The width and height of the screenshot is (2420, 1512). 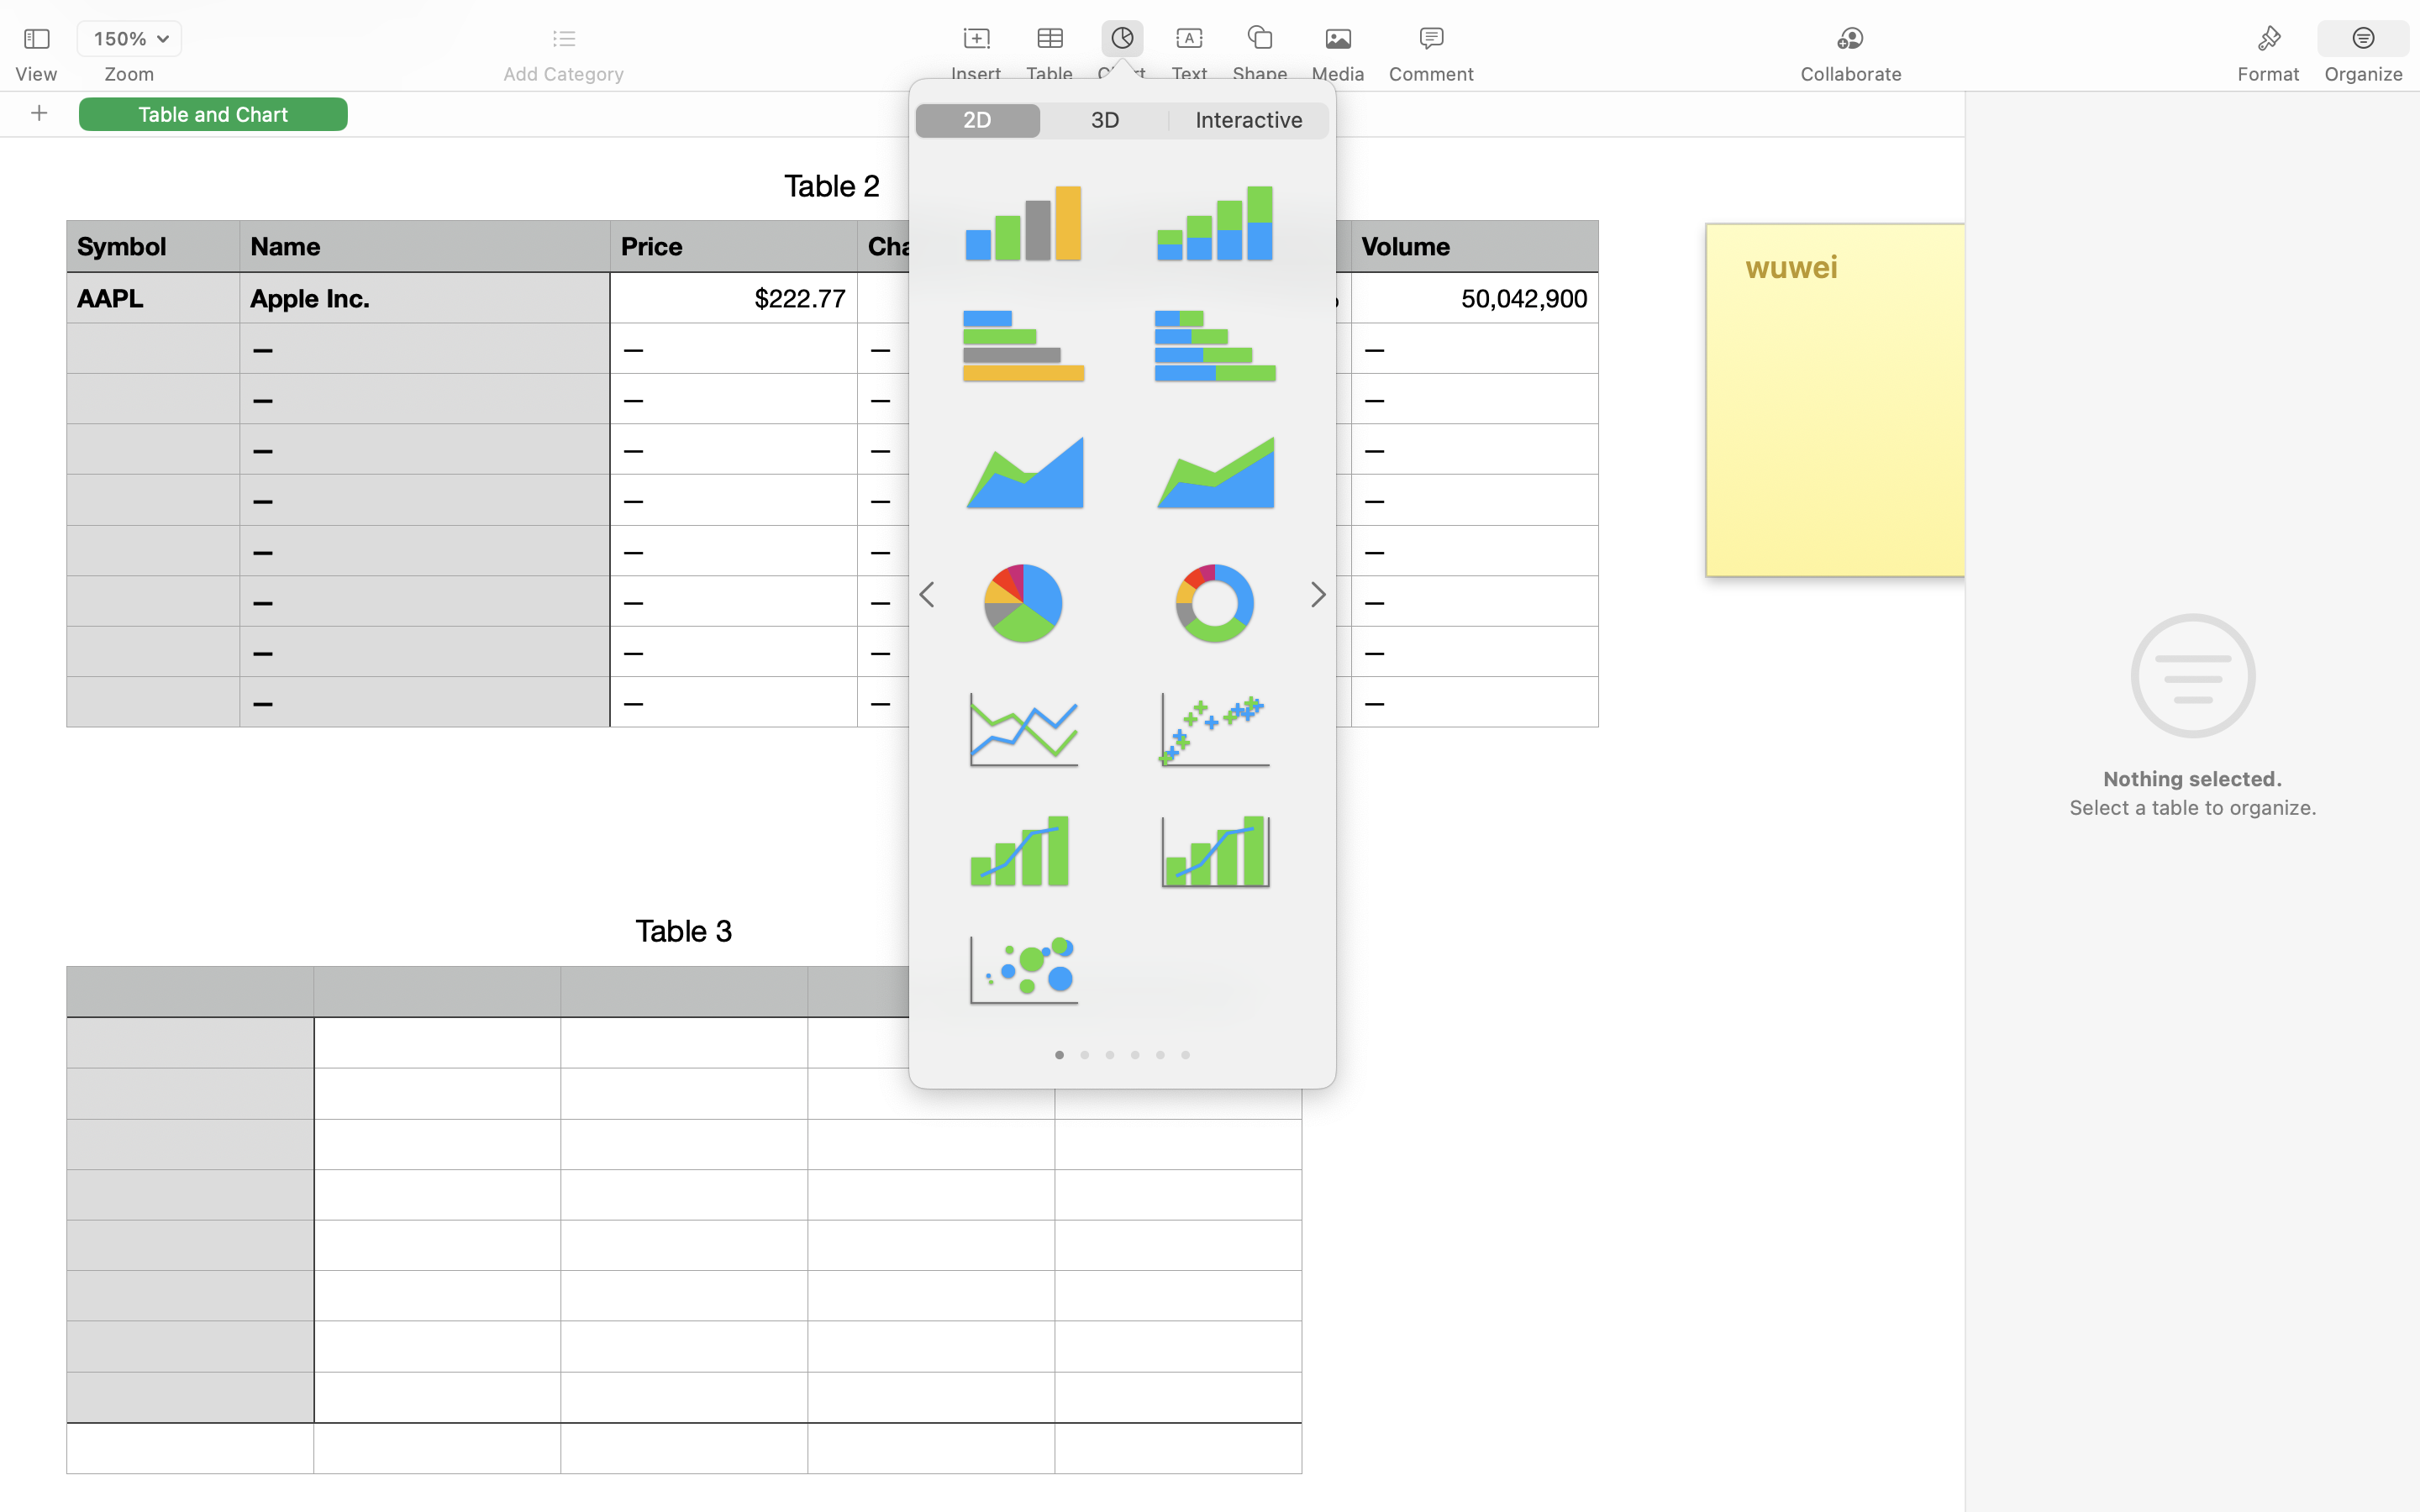 I want to click on 'Nothing selected.', so click(x=2191, y=779).